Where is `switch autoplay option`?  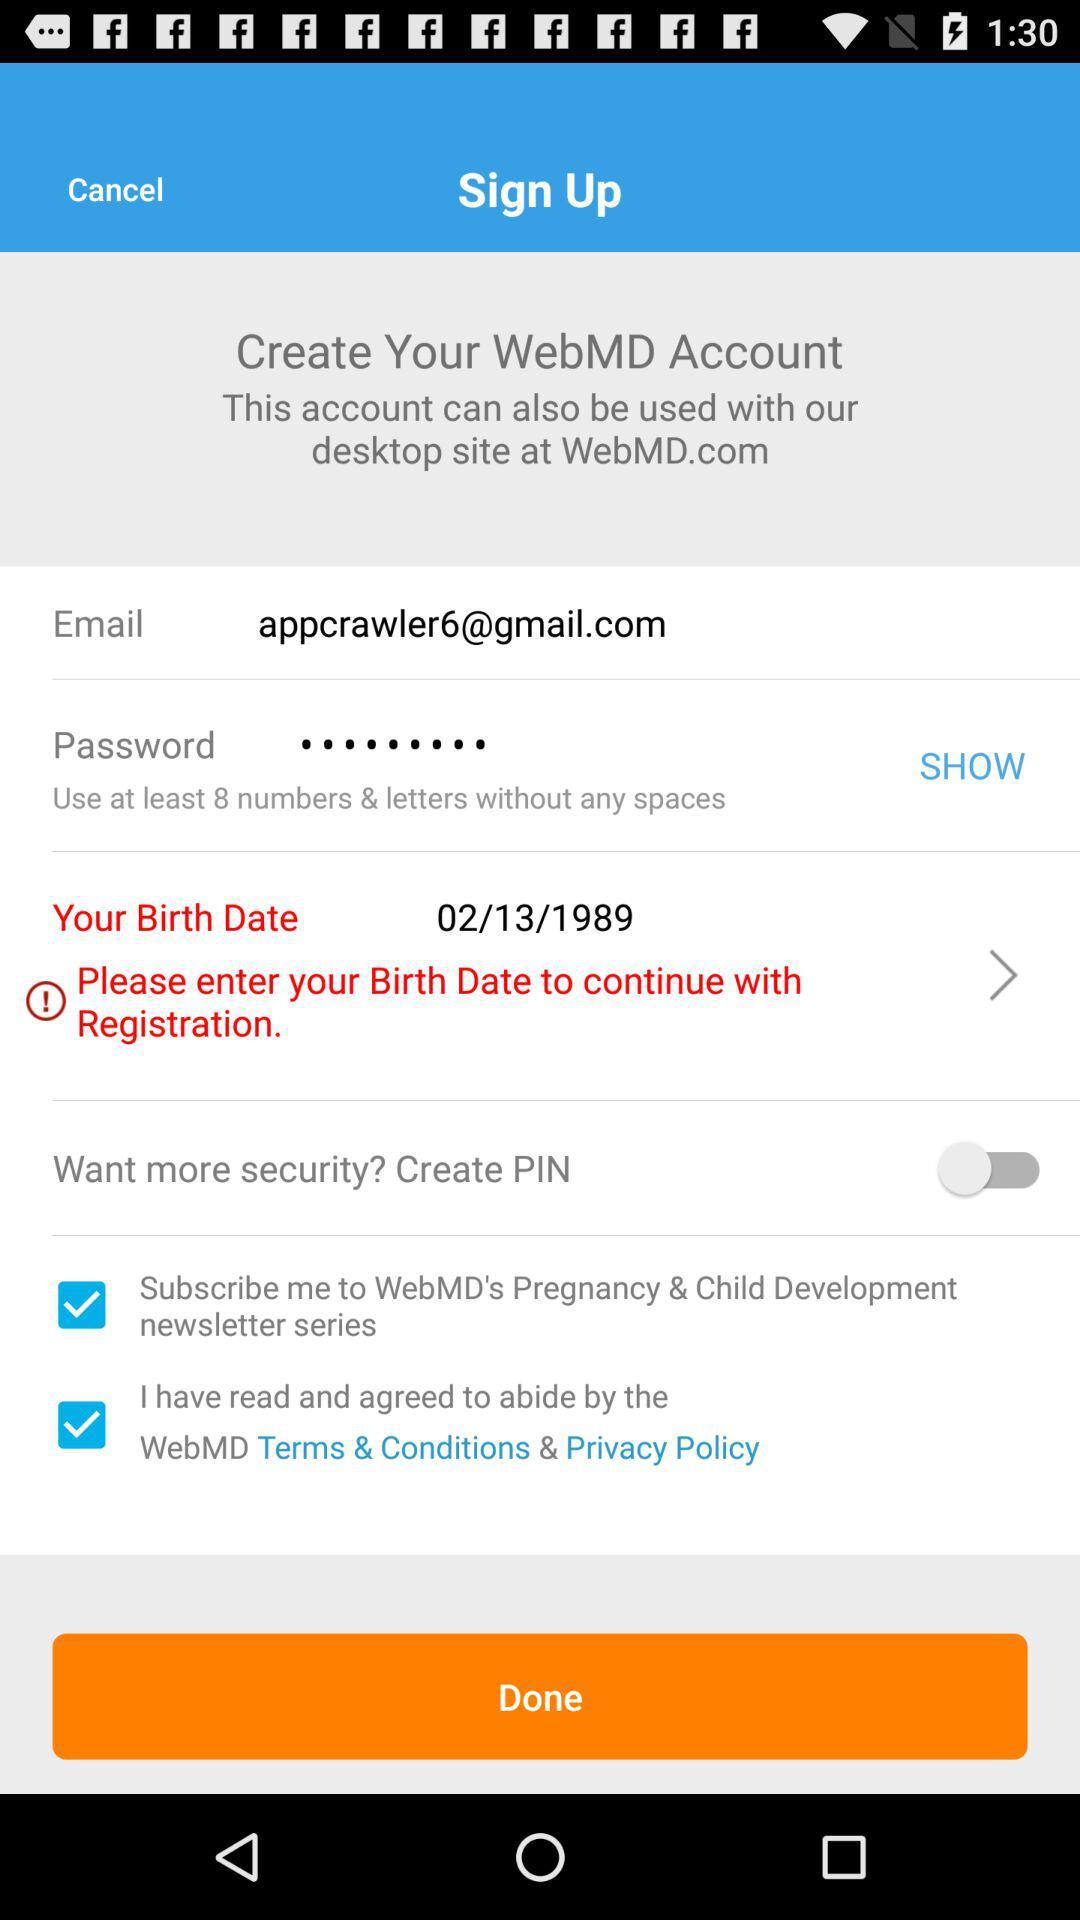
switch autoplay option is located at coordinates (991, 1168).